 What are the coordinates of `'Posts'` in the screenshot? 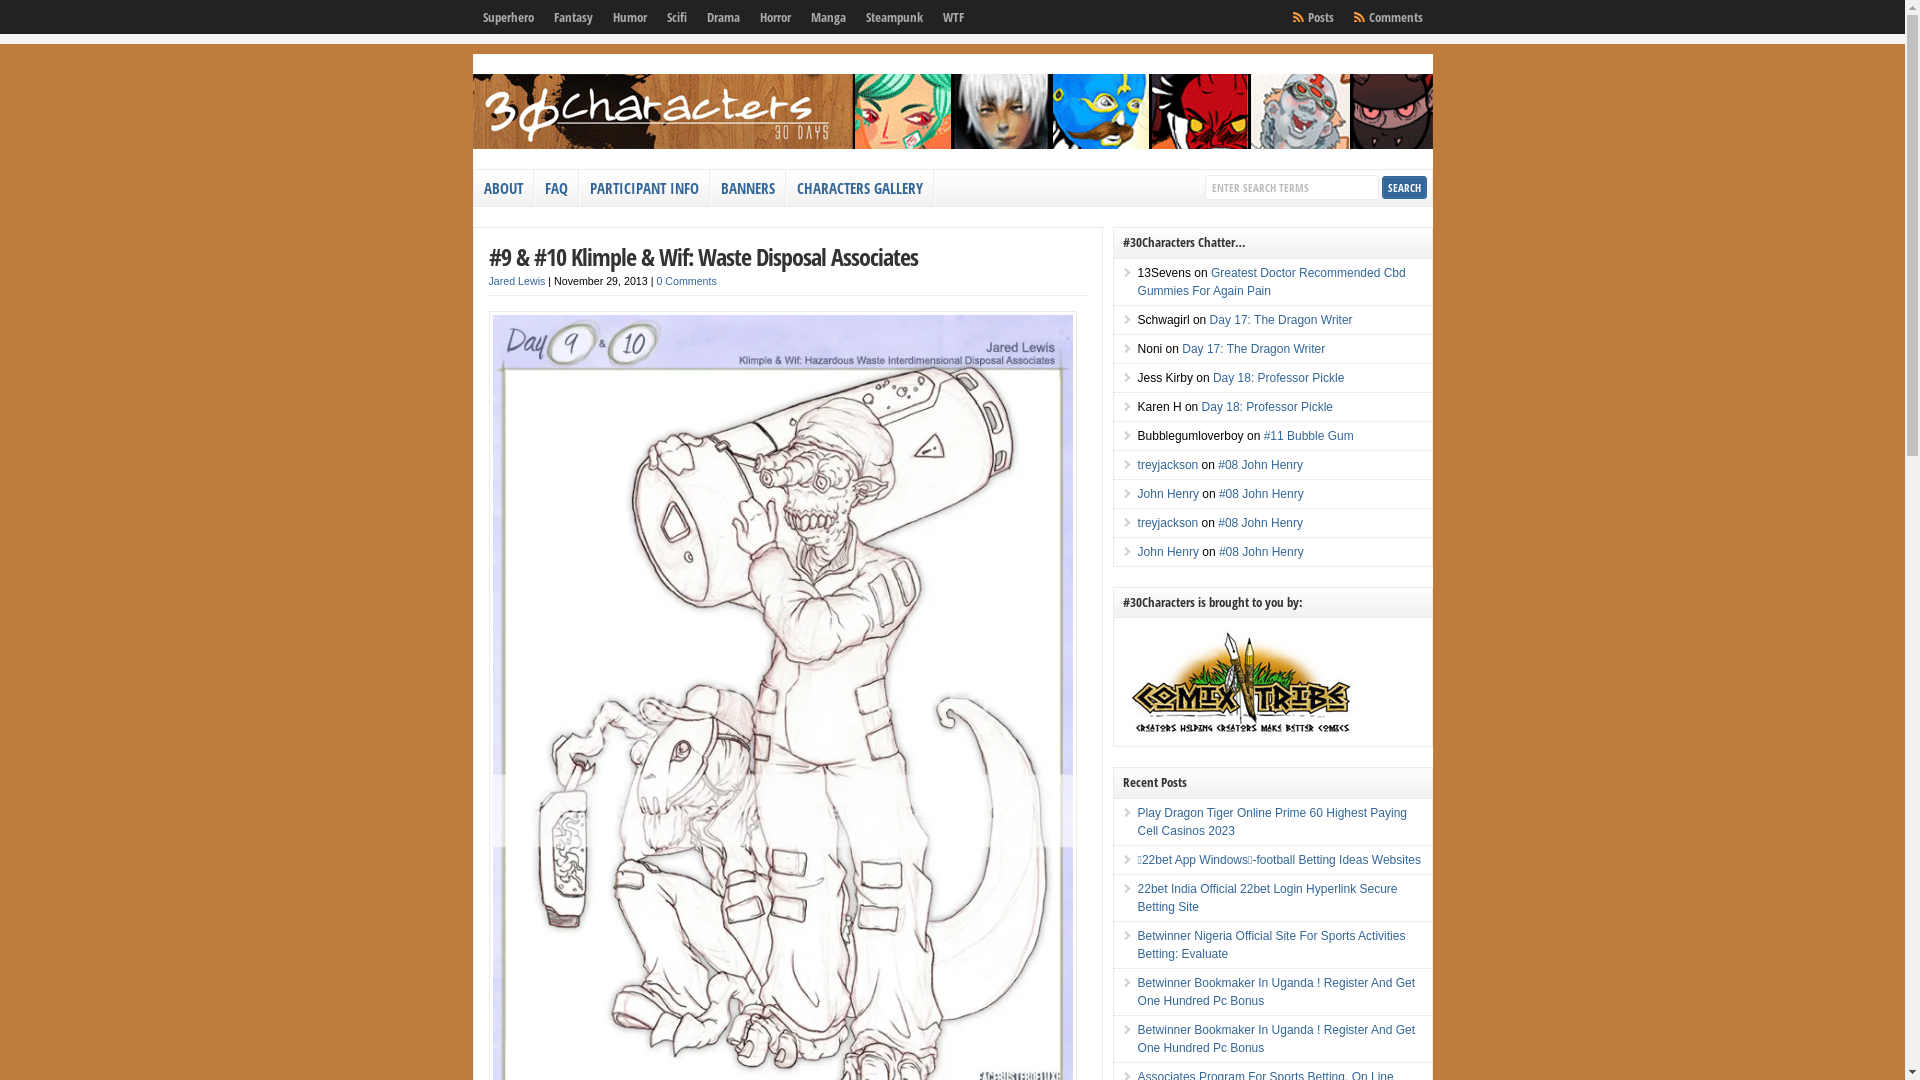 It's located at (1320, 16).